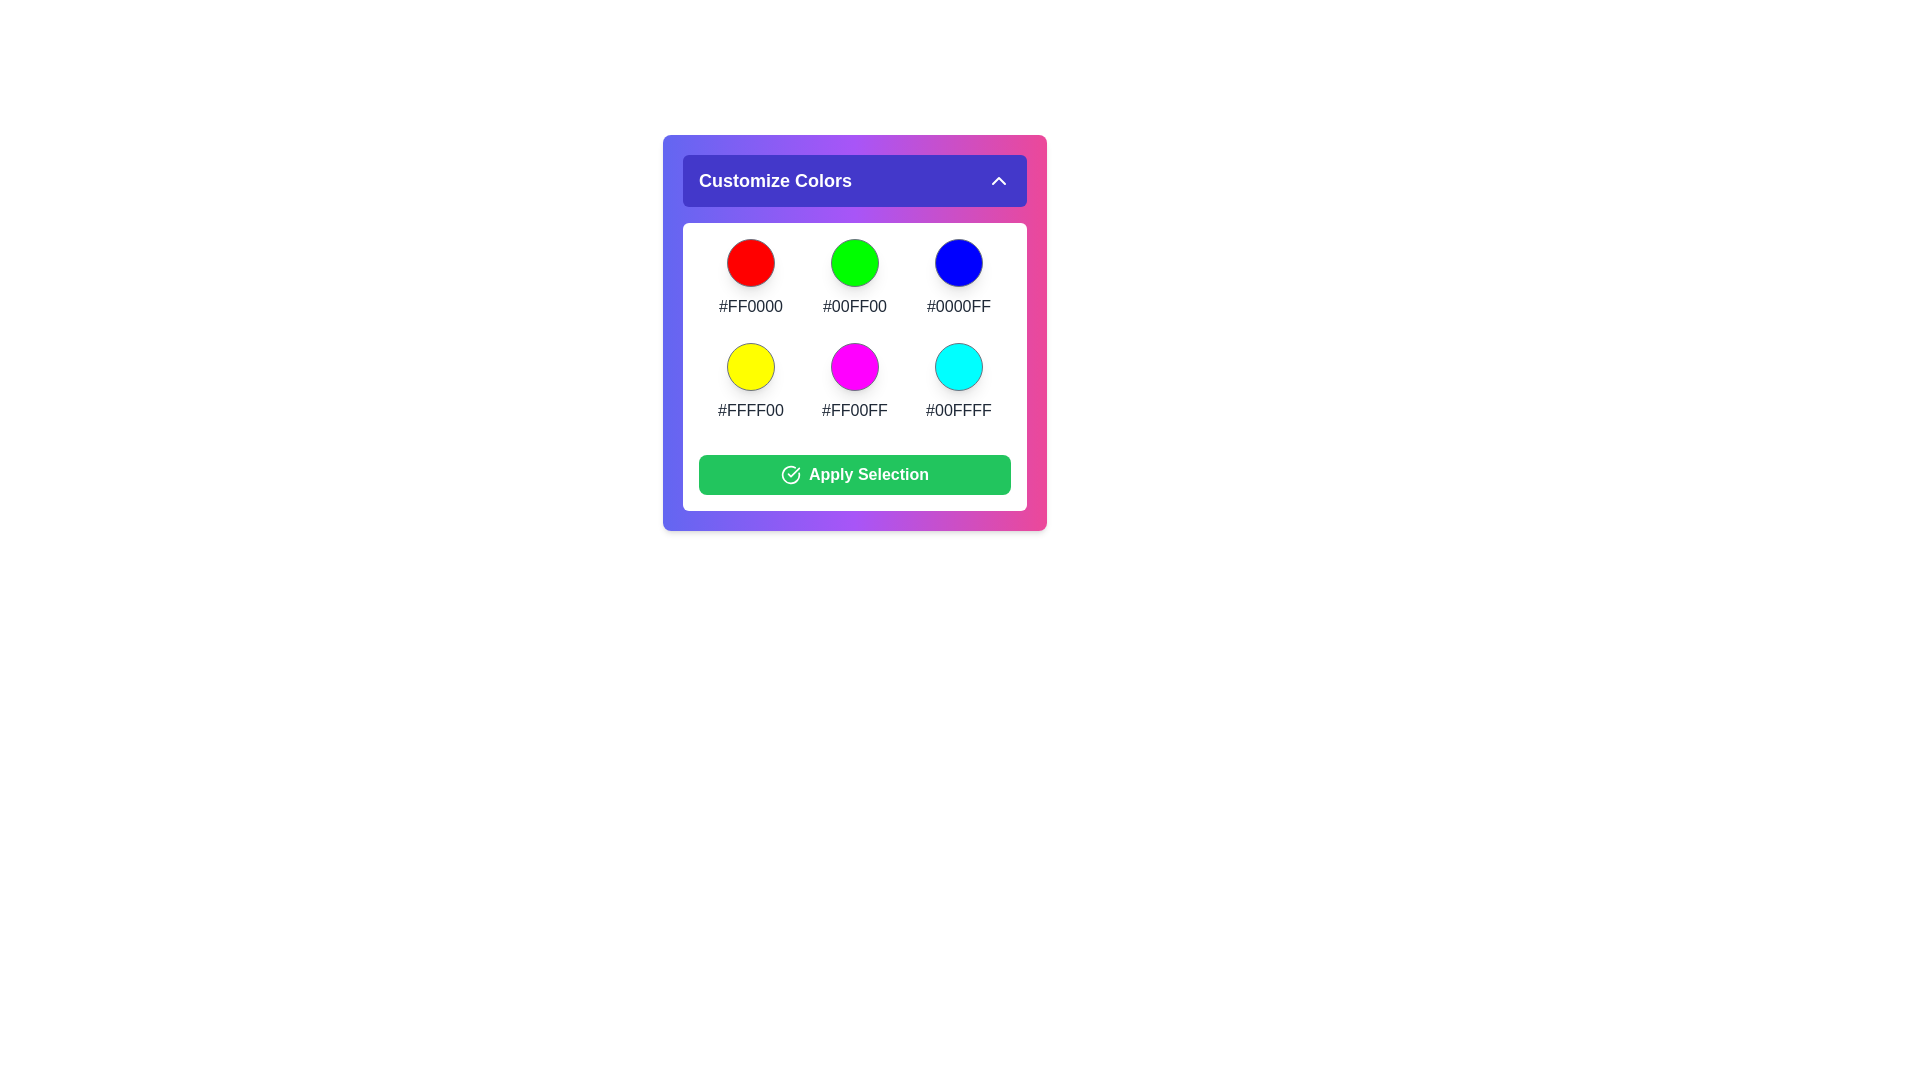 The width and height of the screenshot is (1920, 1080). What do you see at coordinates (854, 366) in the screenshot?
I see `the color #FF00FF from the color palette` at bounding box center [854, 366].